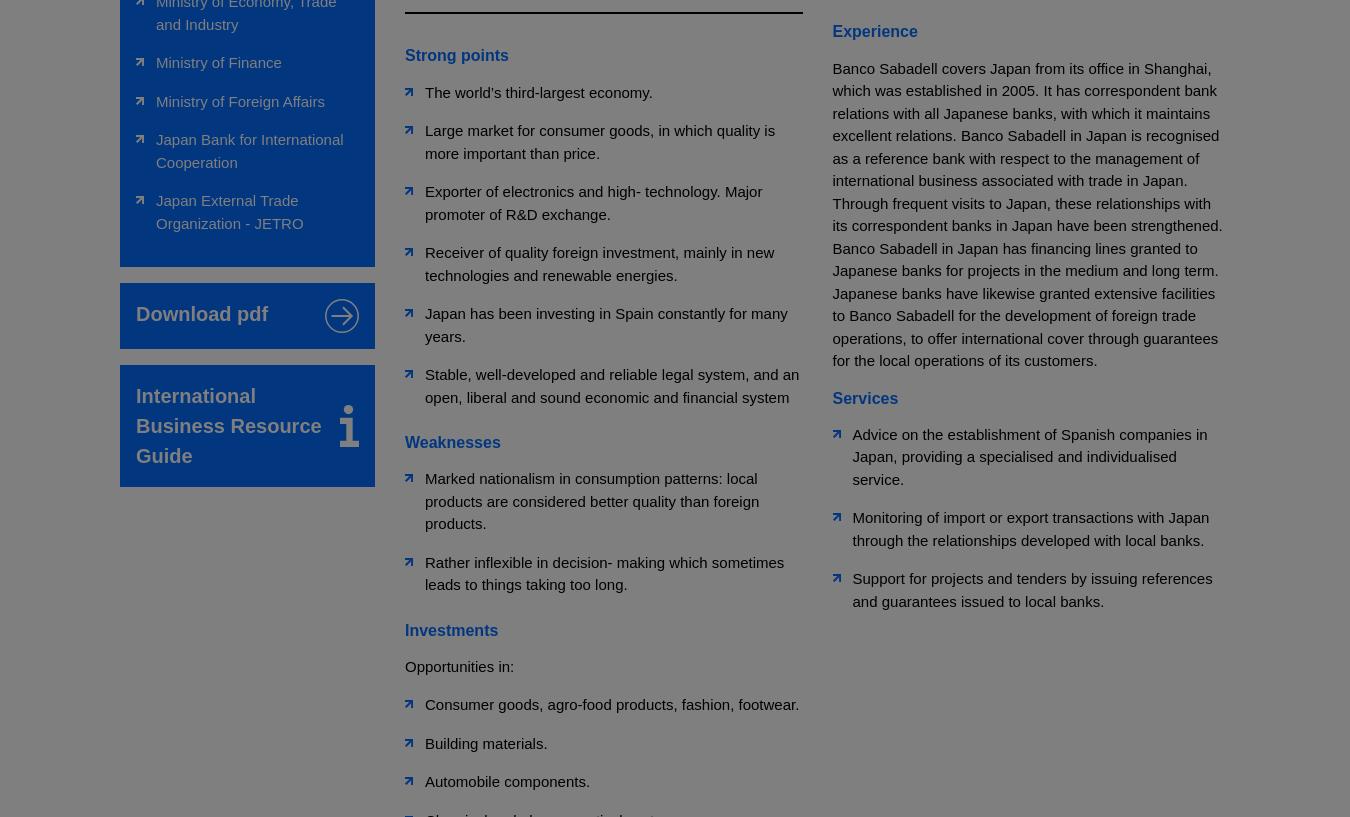  I want to click on 'Japan External Trade Organization - JETRO', so click(228, 210).